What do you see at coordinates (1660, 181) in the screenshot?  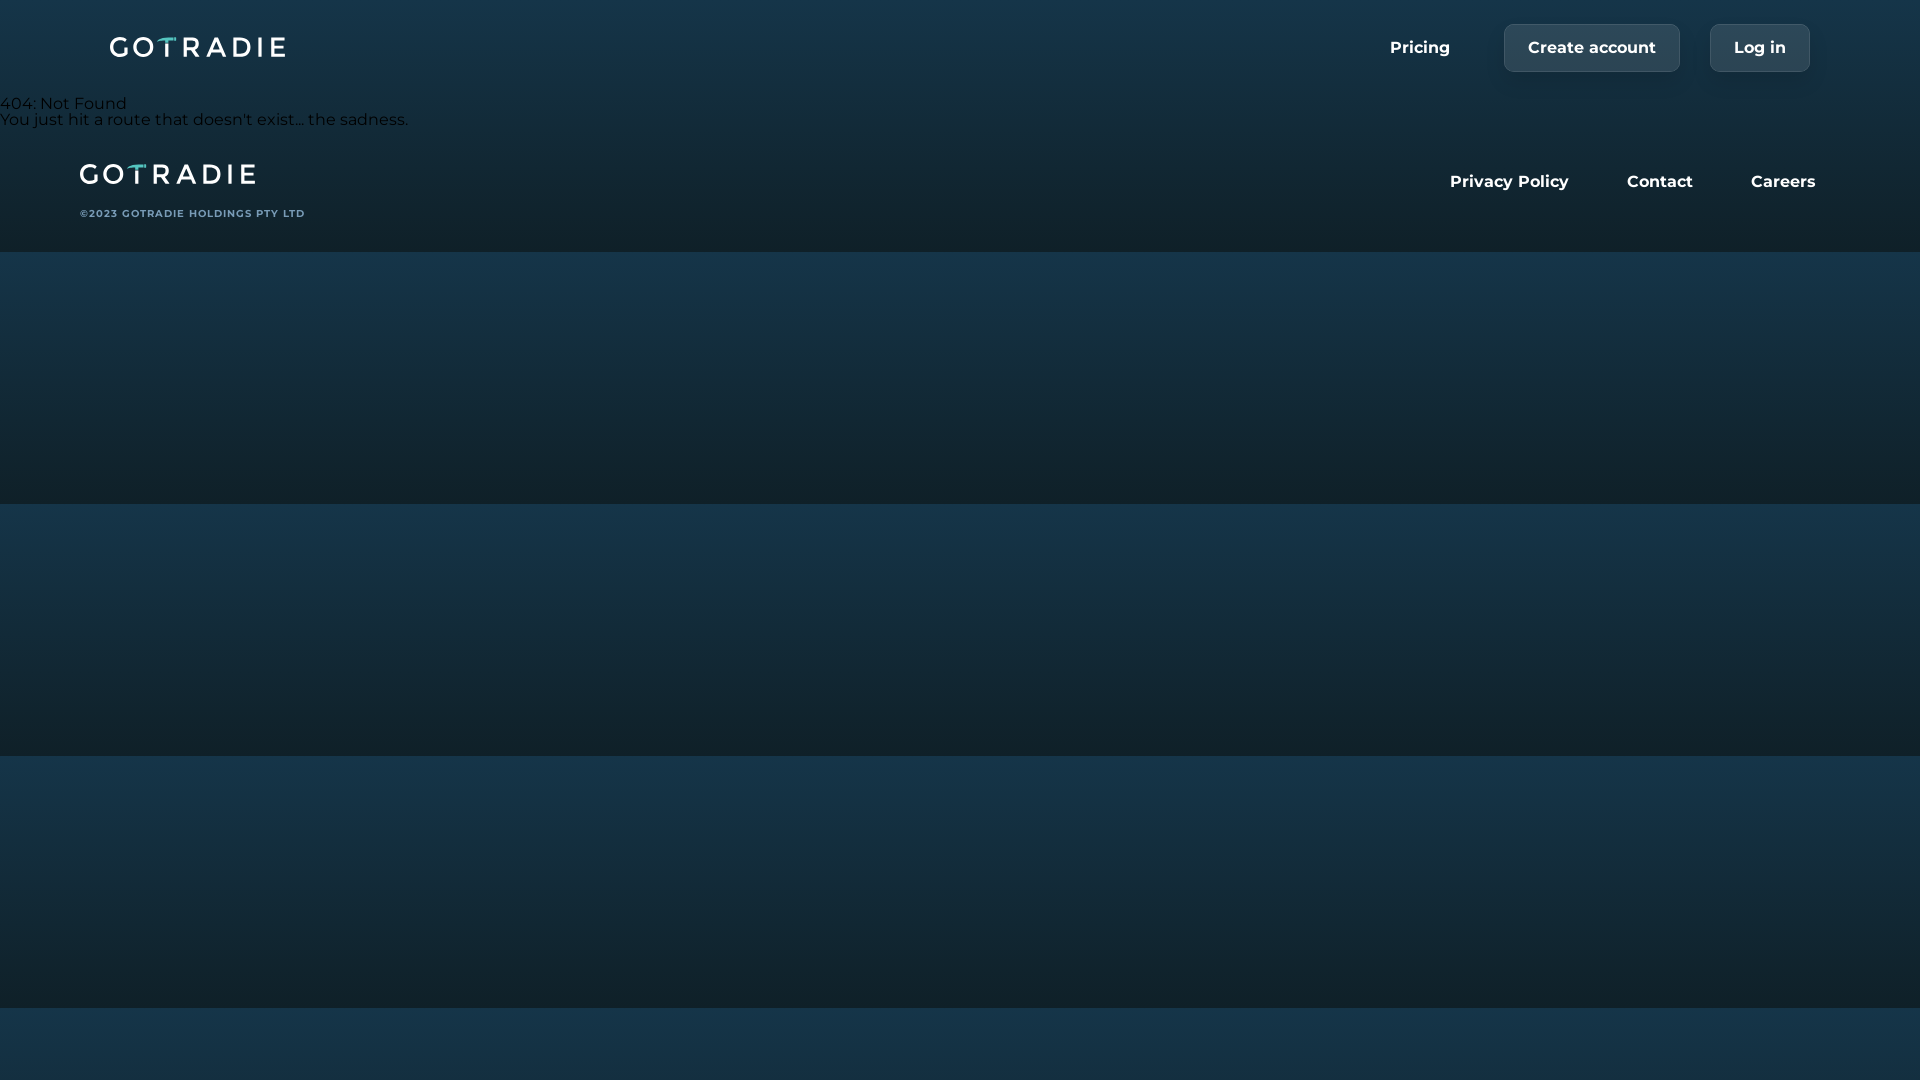 I see `'Contact'` at bounding box center [1660, 181].